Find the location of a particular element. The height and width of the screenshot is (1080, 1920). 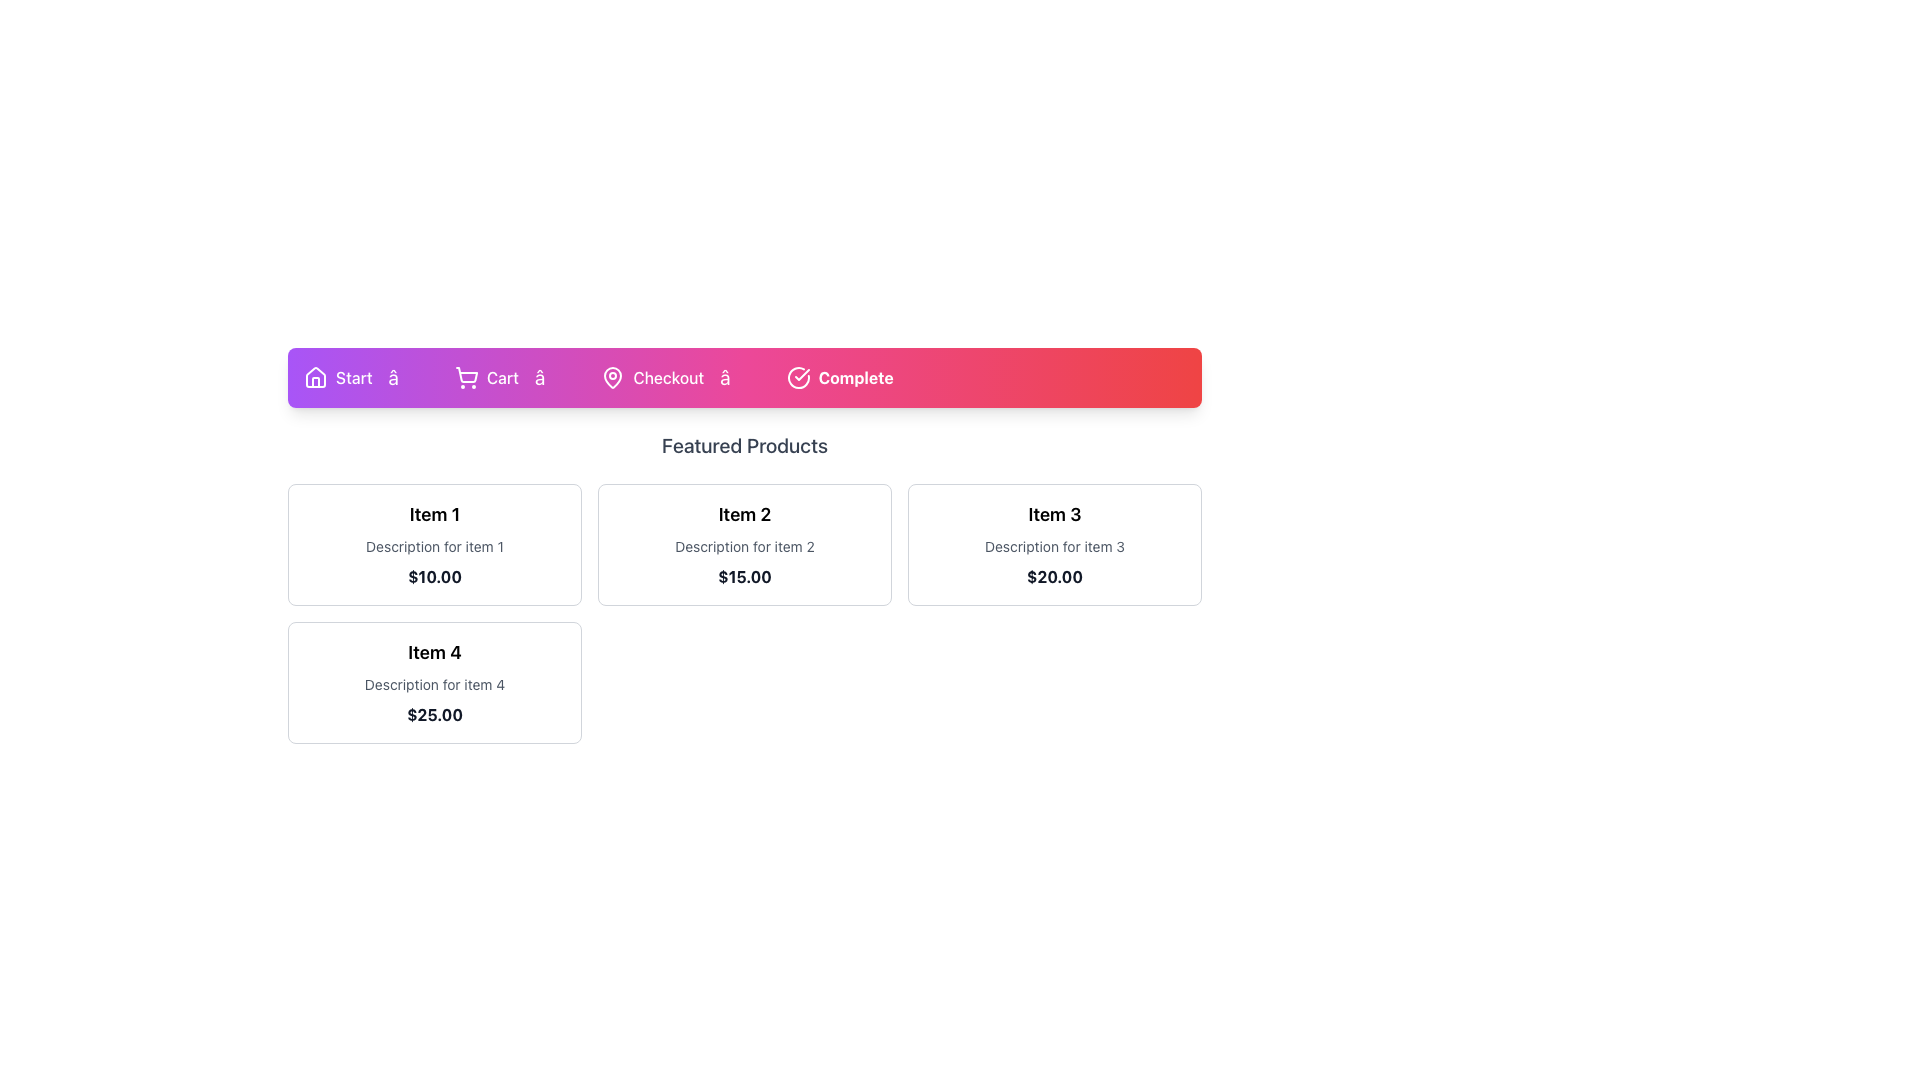

the check mark icon within the SVG element located in the top part of the navigation bar, aligned with the 'Complete' step in the progress tracker is located at coordinates (802, 374).